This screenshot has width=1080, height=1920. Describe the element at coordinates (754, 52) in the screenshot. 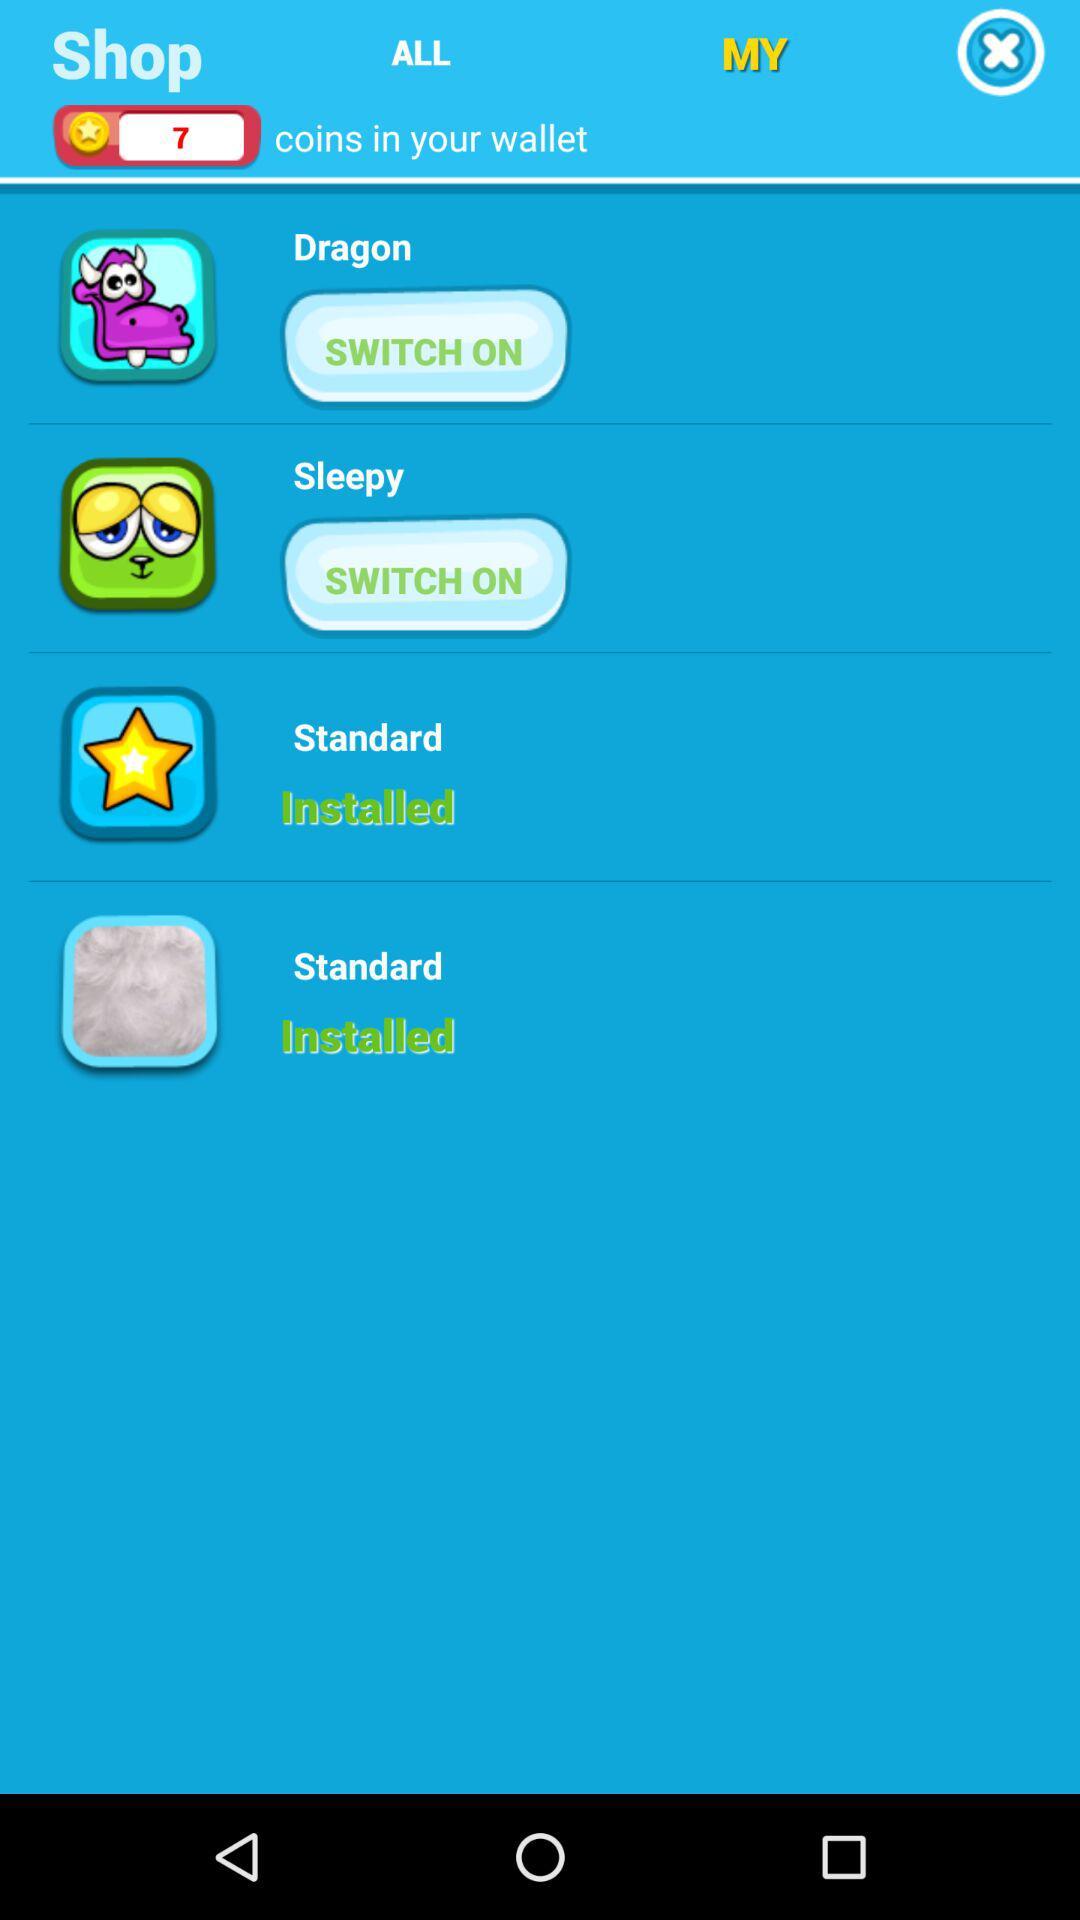

I see `icon next to the coins in your item` at that location.